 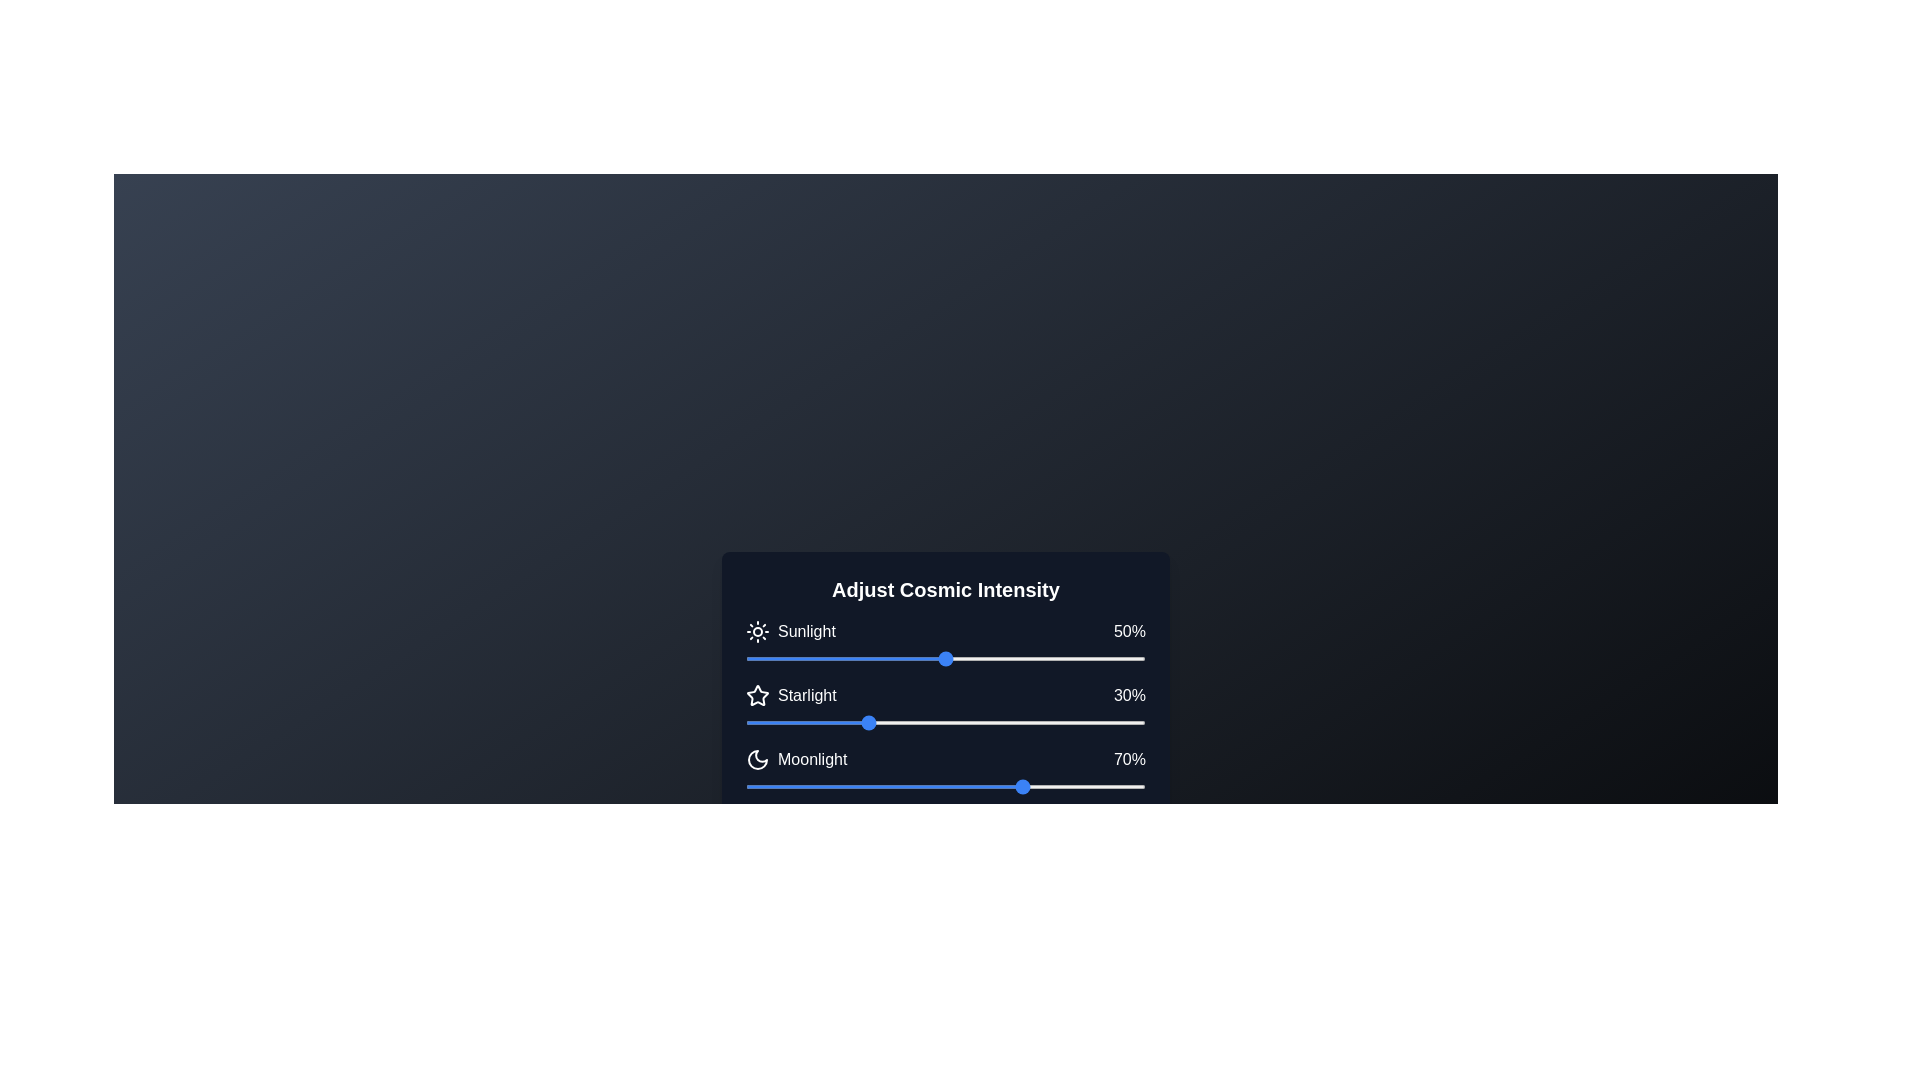 I want to click on the Moonlight slider to 71%, so click(x=1030, y=785).